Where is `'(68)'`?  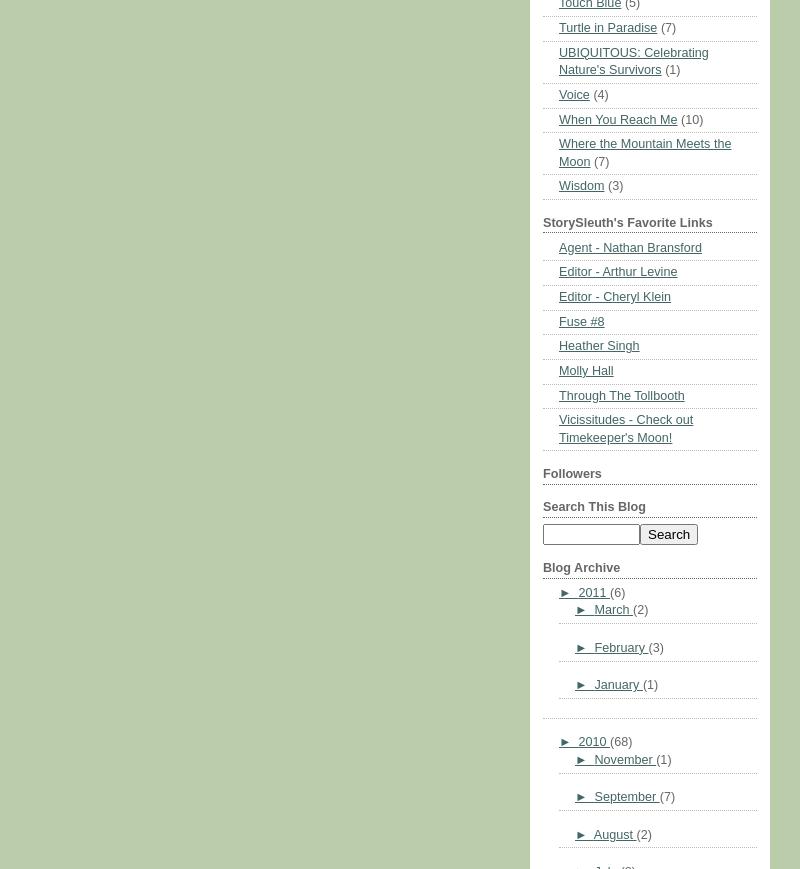
'(68)' is located at coordinates (620, 742).